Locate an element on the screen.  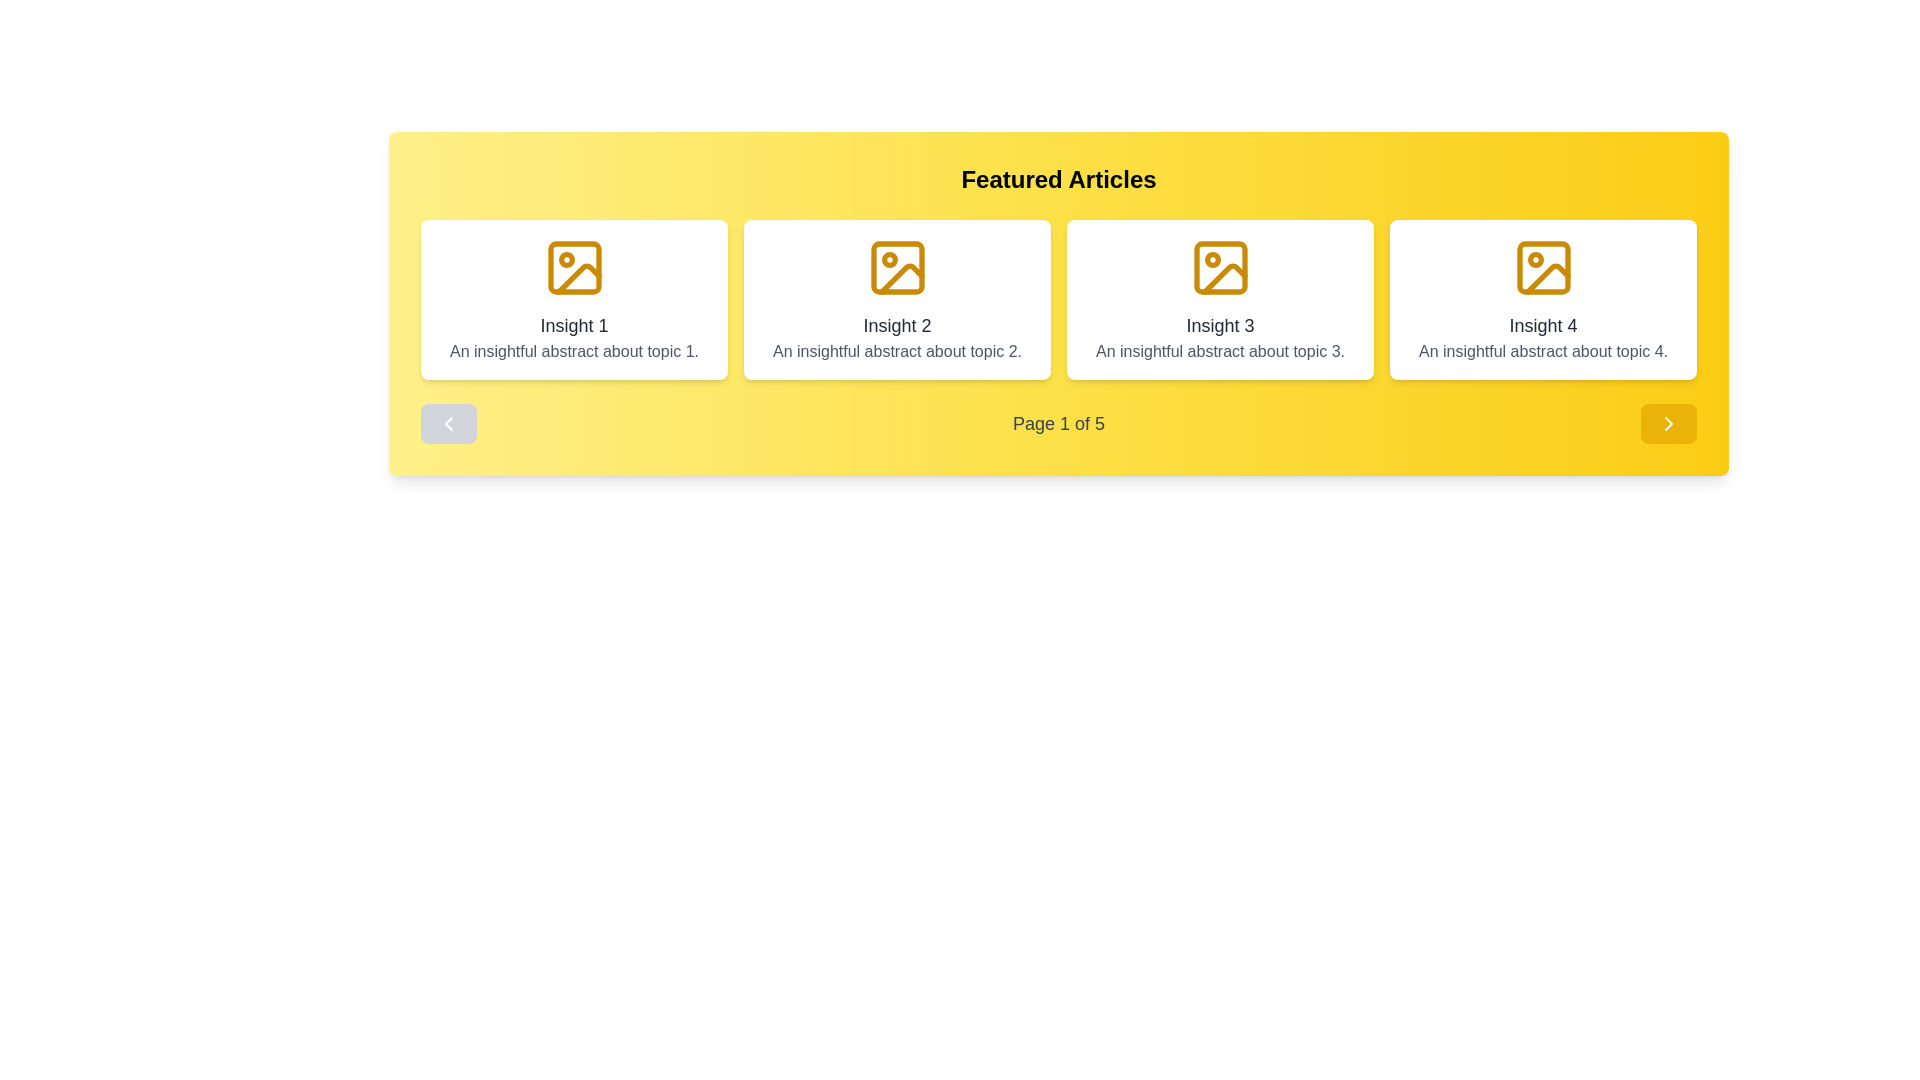
the yellow rounded rectangle within the image icon of the fourth card in the horizontally laid-out series of cards is located at coordinates (1542, 266).